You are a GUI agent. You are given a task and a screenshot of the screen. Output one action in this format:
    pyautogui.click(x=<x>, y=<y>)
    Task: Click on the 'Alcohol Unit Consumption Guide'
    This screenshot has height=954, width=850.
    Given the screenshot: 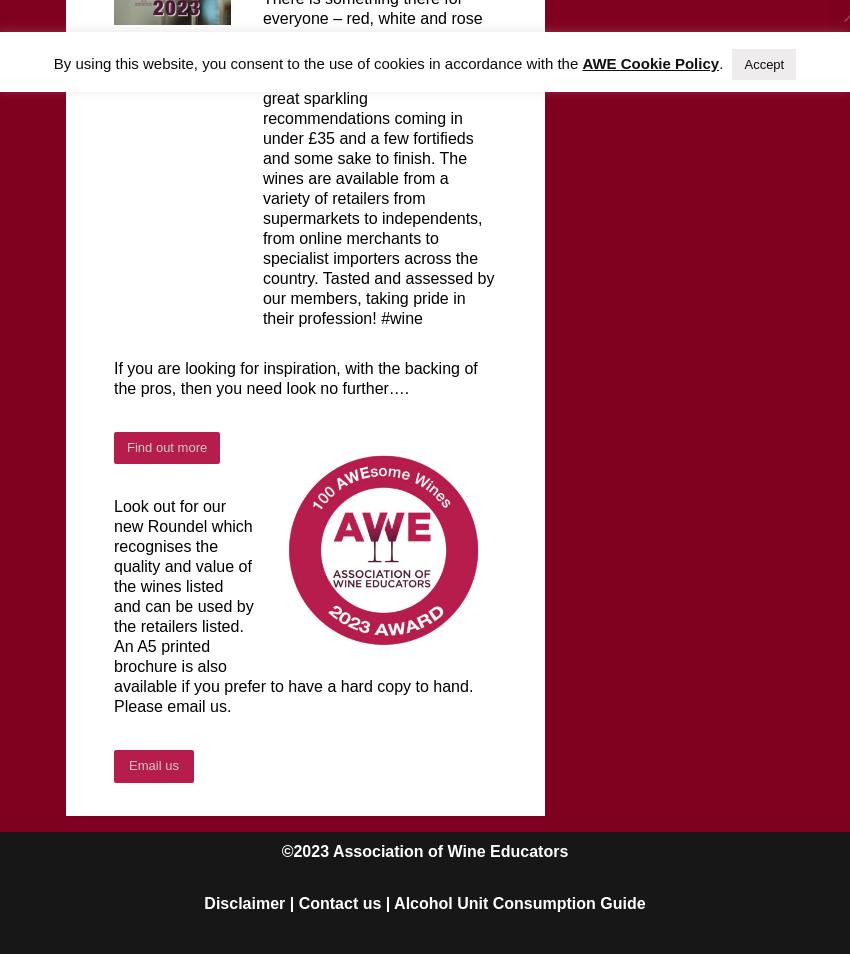 What is the action you would take?
    pyautogui.click(x=393, y=902)
    